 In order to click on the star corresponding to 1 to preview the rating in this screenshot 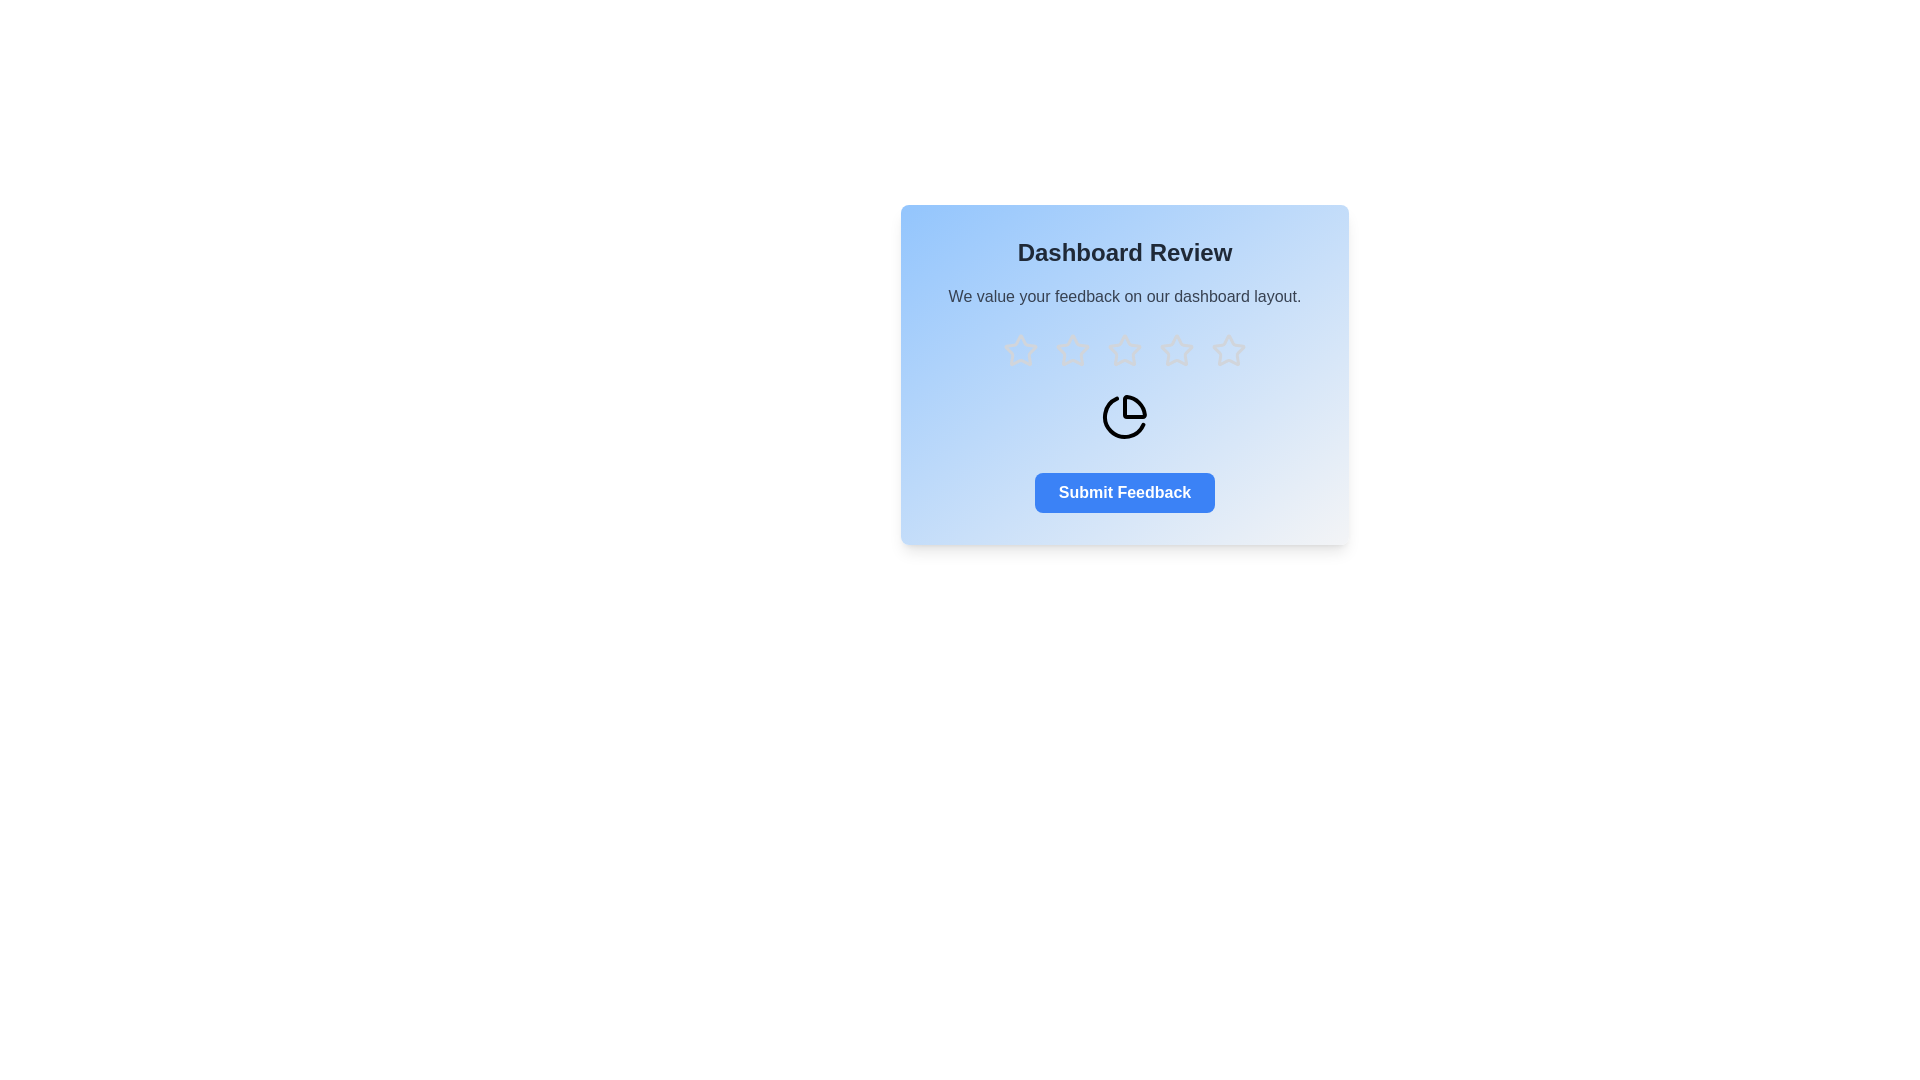, I will do `click(1021, 350)`.